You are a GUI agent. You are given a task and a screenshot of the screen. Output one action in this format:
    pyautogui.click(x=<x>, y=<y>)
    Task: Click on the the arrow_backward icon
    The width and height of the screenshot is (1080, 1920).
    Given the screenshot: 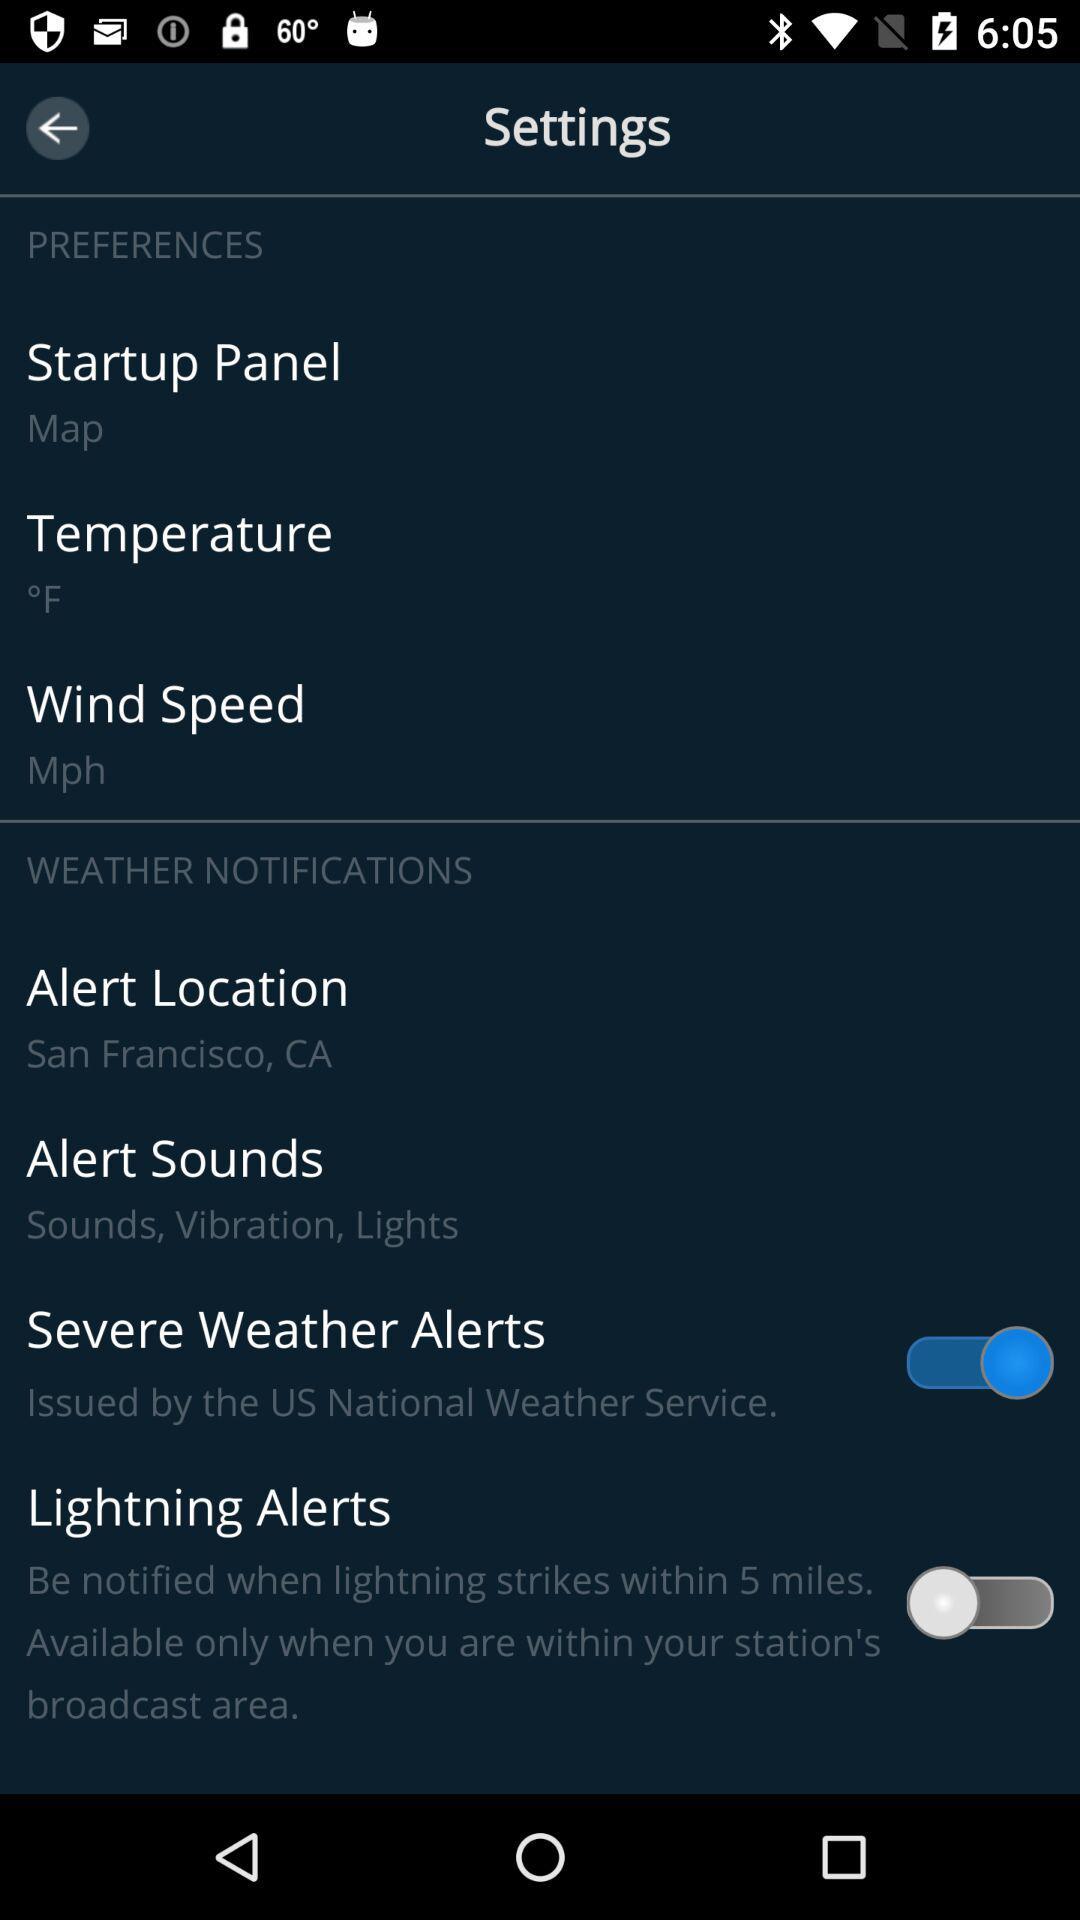 What is the action you would take?
    pyautogui.click(x=56, y=127)
    